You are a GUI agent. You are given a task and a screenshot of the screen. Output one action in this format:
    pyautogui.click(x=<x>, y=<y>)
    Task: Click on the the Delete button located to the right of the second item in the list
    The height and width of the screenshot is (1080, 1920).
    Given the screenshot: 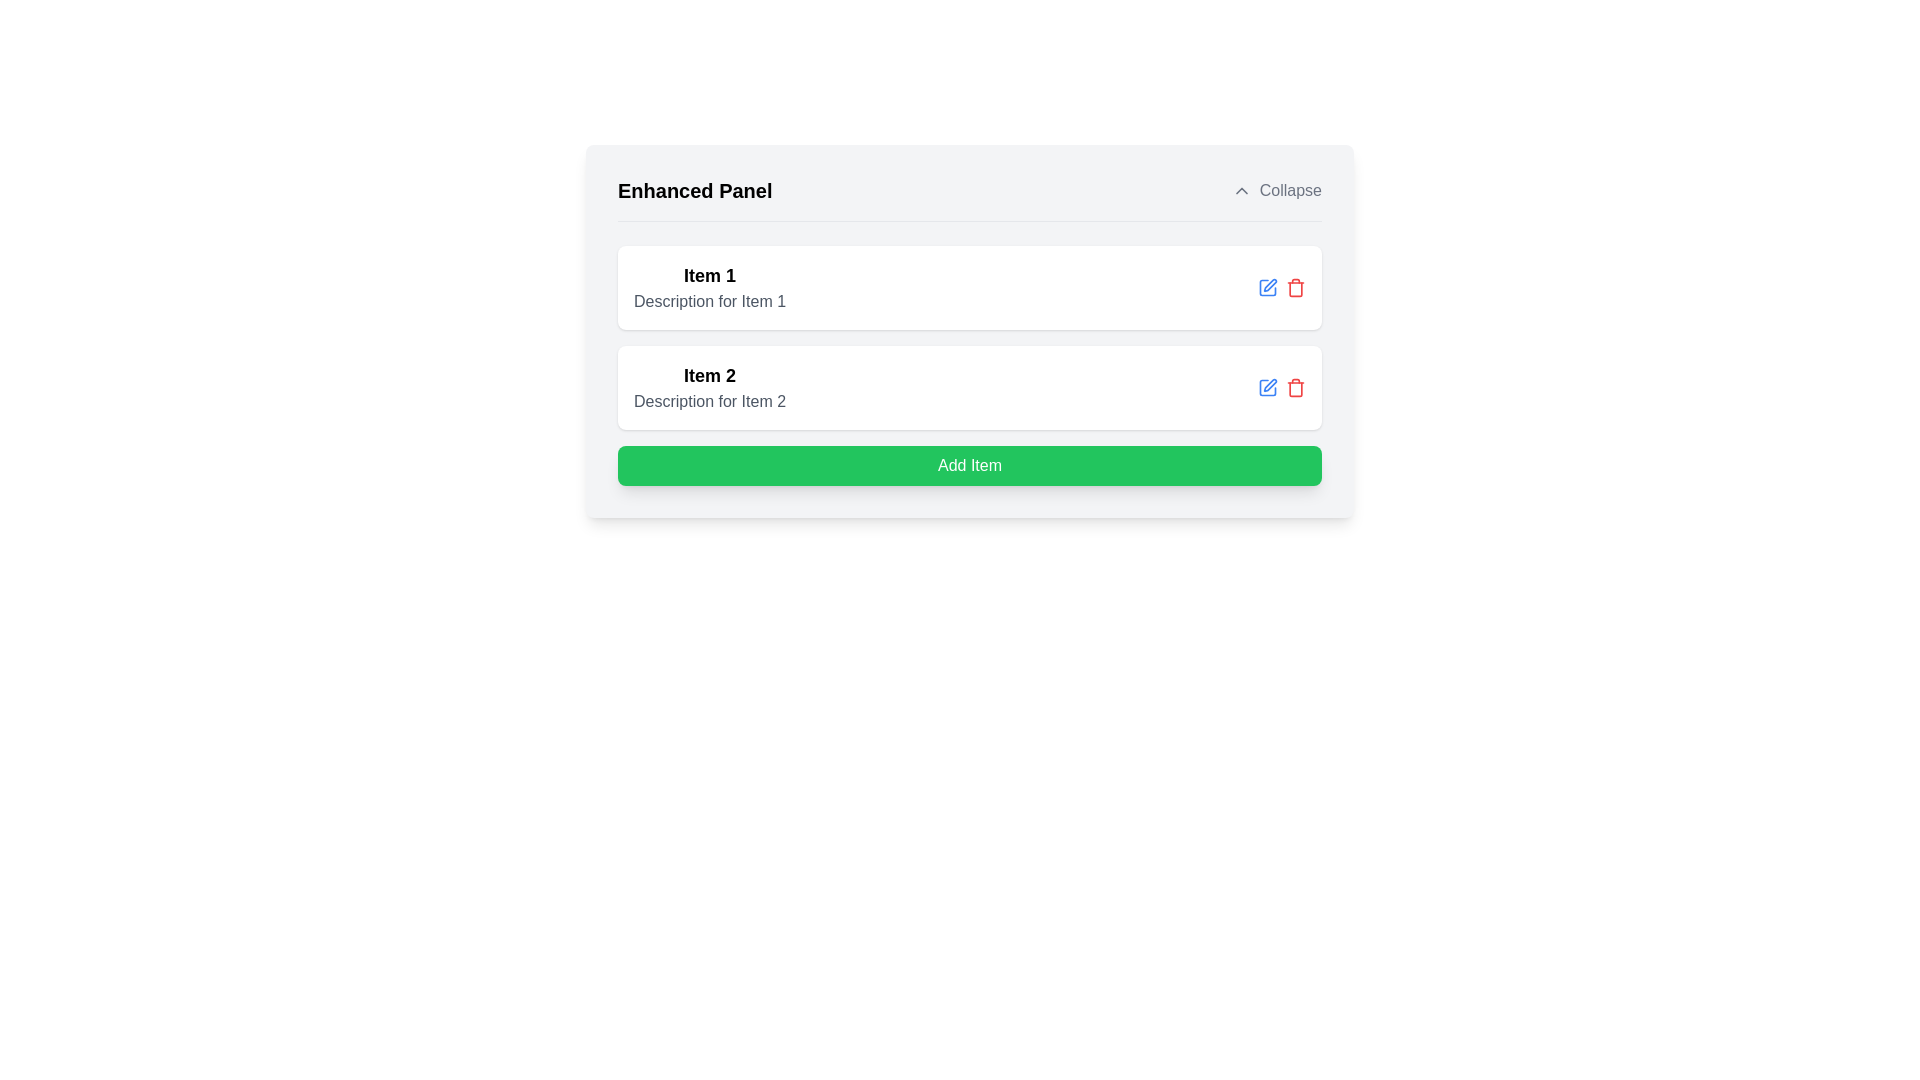 What is the action you would take?
    pyautogui.click(x=1296, y=388)
    